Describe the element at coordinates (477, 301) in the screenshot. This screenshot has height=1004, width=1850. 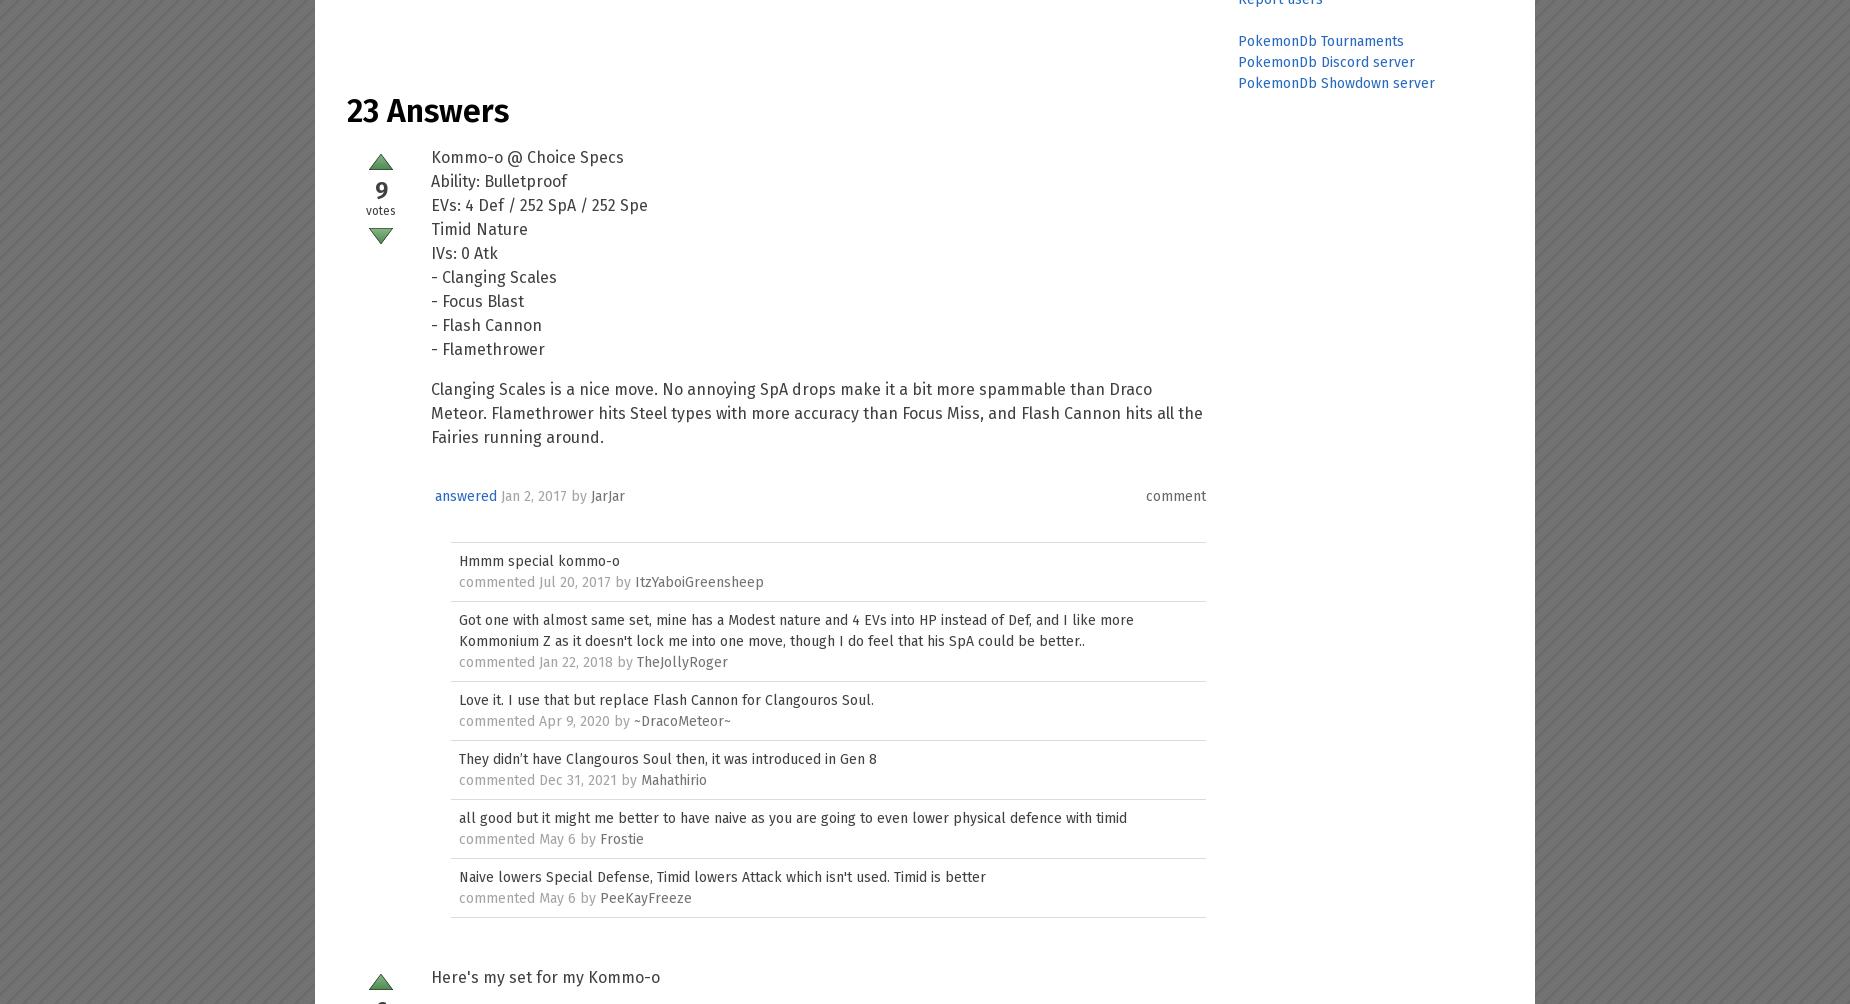
I see `'- Focus Blast'` at that location.